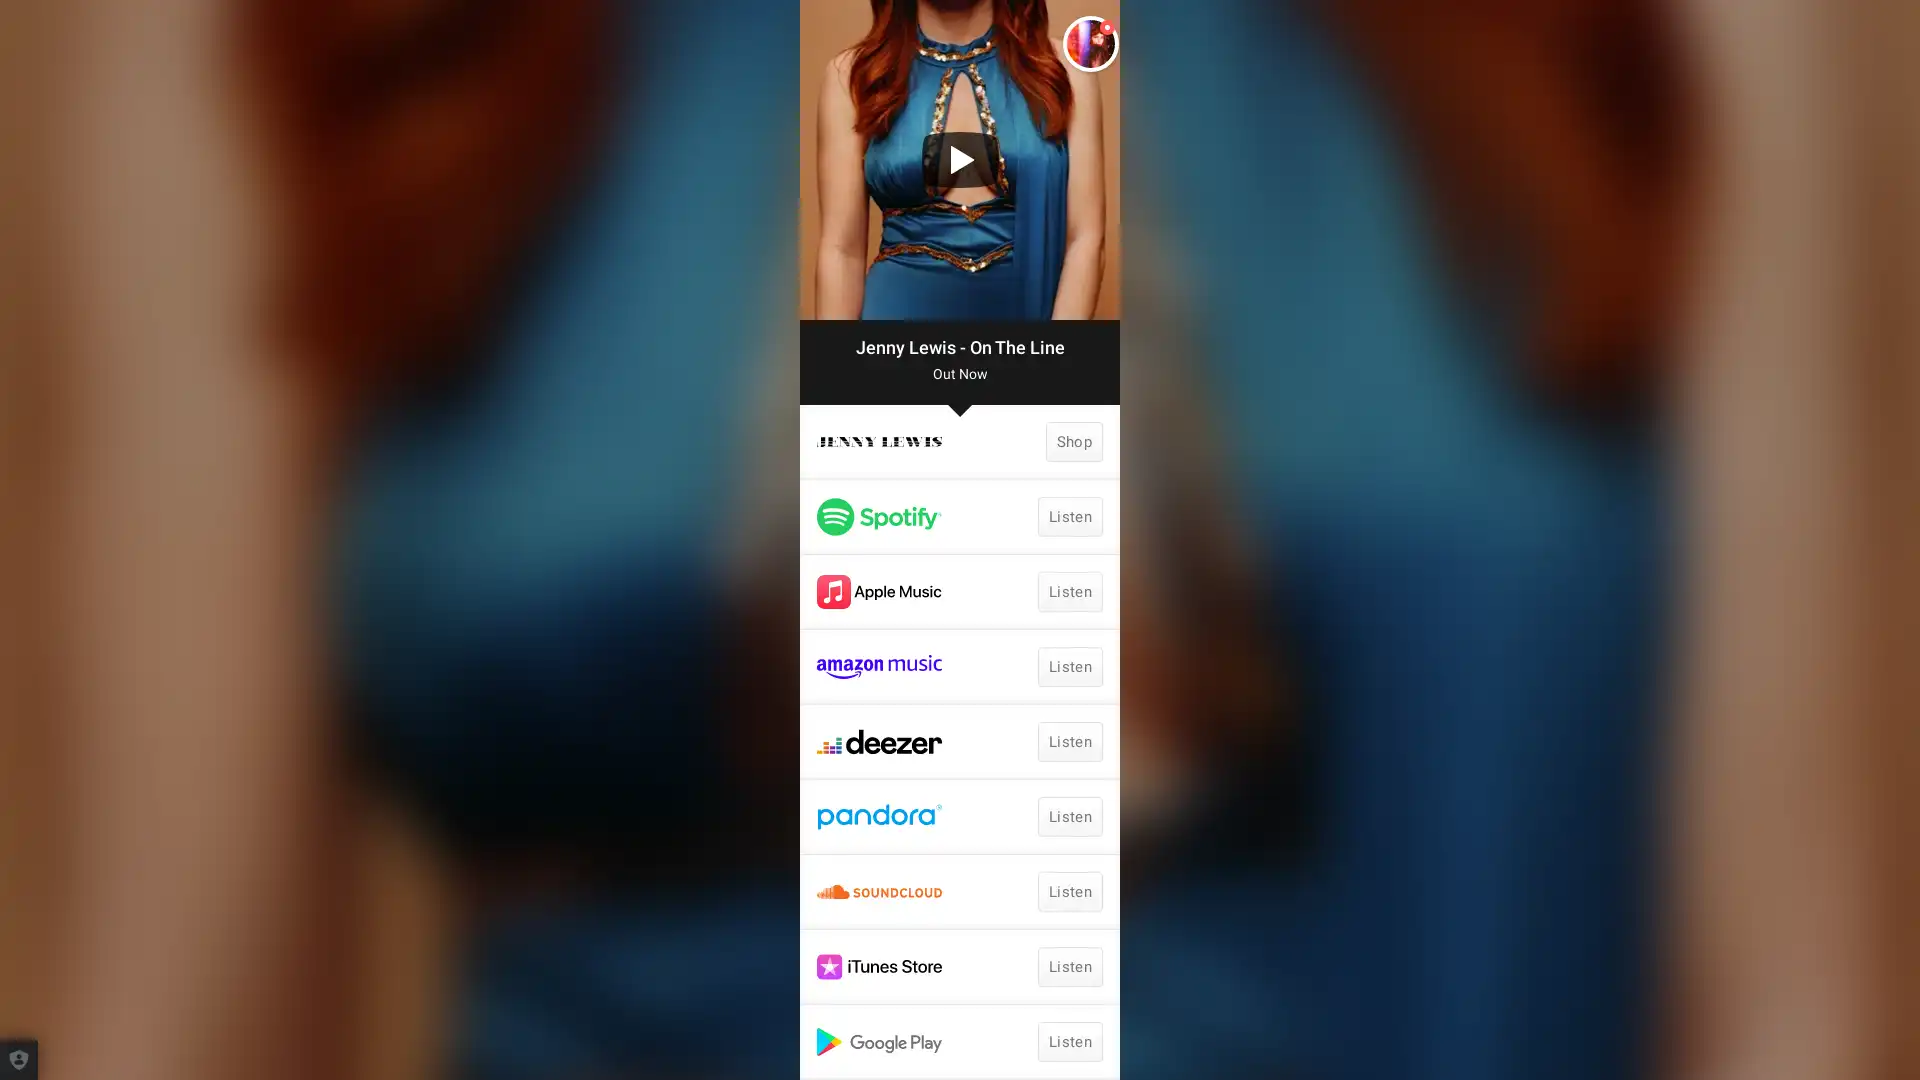  What do you see at coordinates (1069, 1040) in the screenshot?
I see `Listen` at bounding box center [1069, 1040].